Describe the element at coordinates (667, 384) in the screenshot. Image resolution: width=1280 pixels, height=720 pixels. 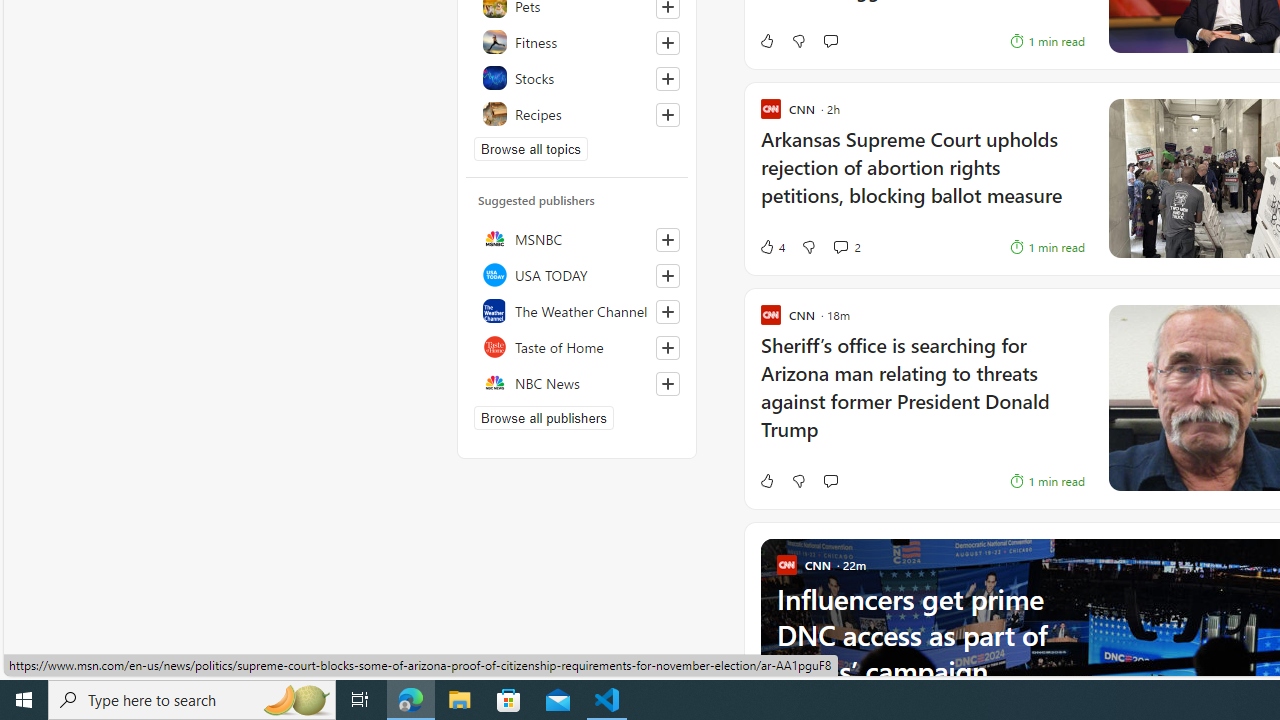
I see `'Follow this source'` at that location.